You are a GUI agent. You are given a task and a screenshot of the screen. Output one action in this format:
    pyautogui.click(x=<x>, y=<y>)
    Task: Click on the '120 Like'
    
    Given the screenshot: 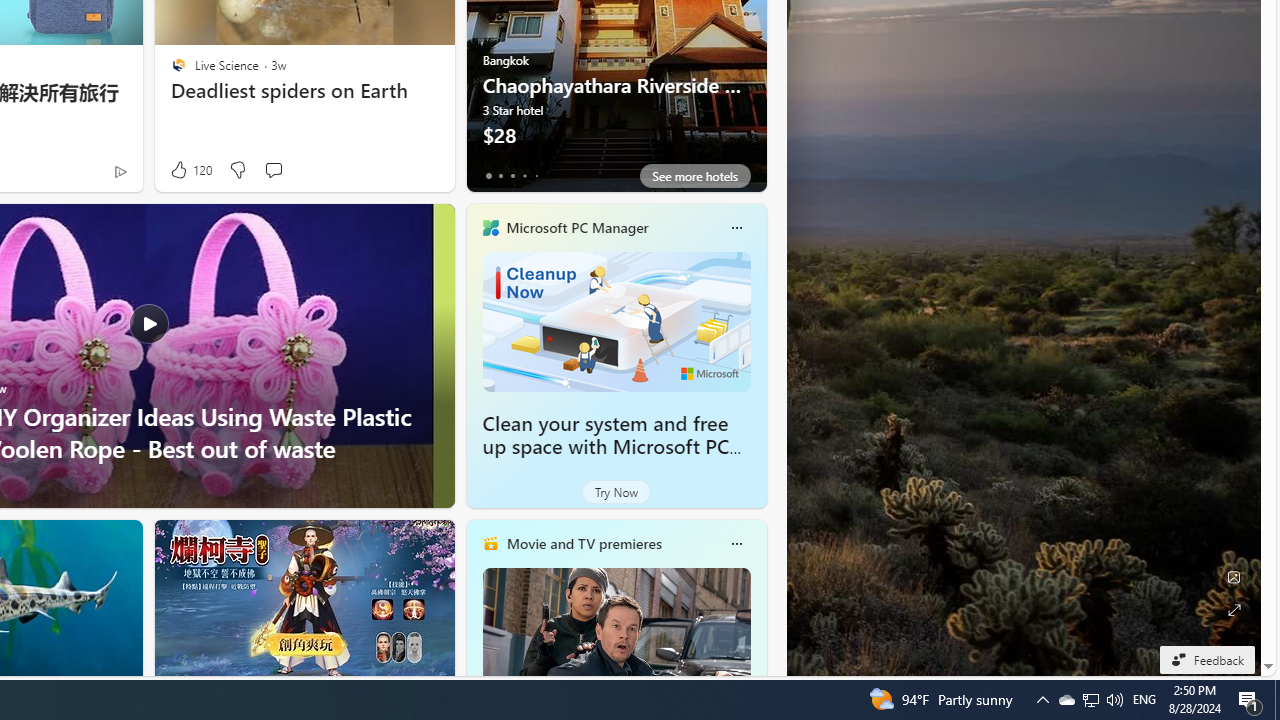 What is the action you would take?
    pyautogui.click(x=190, y=169)
    